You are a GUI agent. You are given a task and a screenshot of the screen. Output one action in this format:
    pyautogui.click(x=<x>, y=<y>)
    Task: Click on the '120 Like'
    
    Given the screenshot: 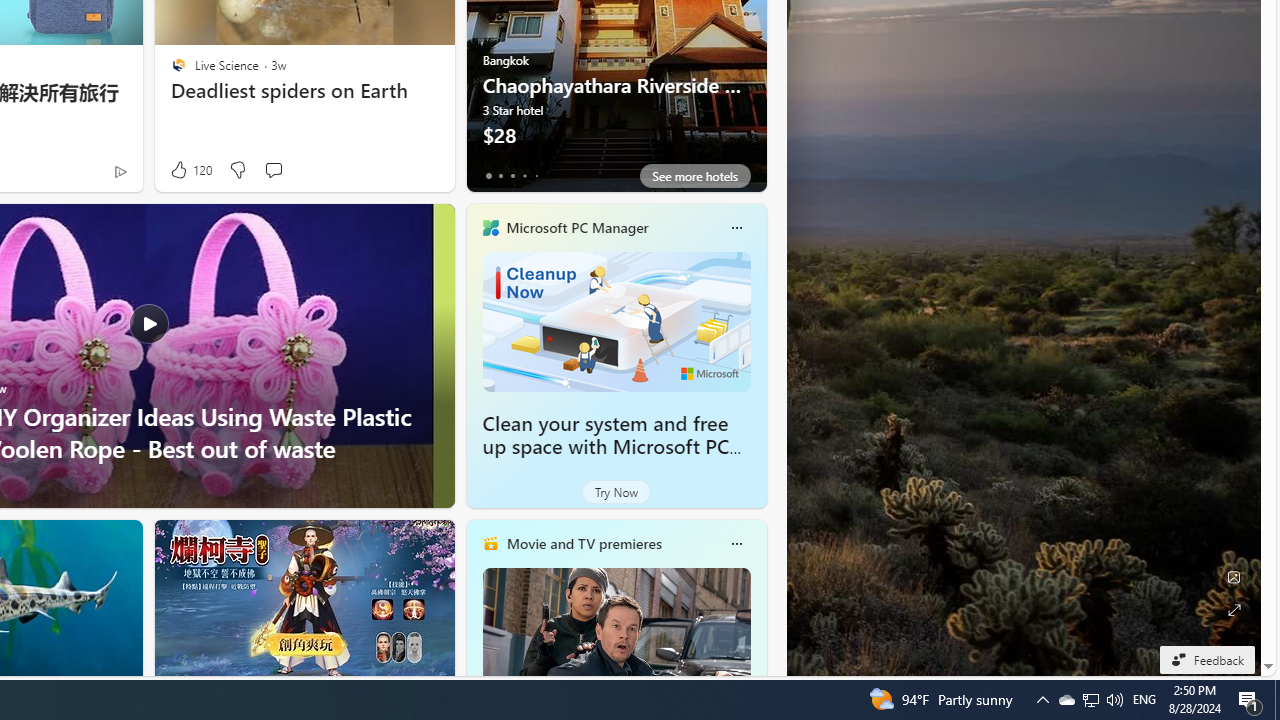 What is the action you would take?
    pyautogui.click(x=190, y=169)
    